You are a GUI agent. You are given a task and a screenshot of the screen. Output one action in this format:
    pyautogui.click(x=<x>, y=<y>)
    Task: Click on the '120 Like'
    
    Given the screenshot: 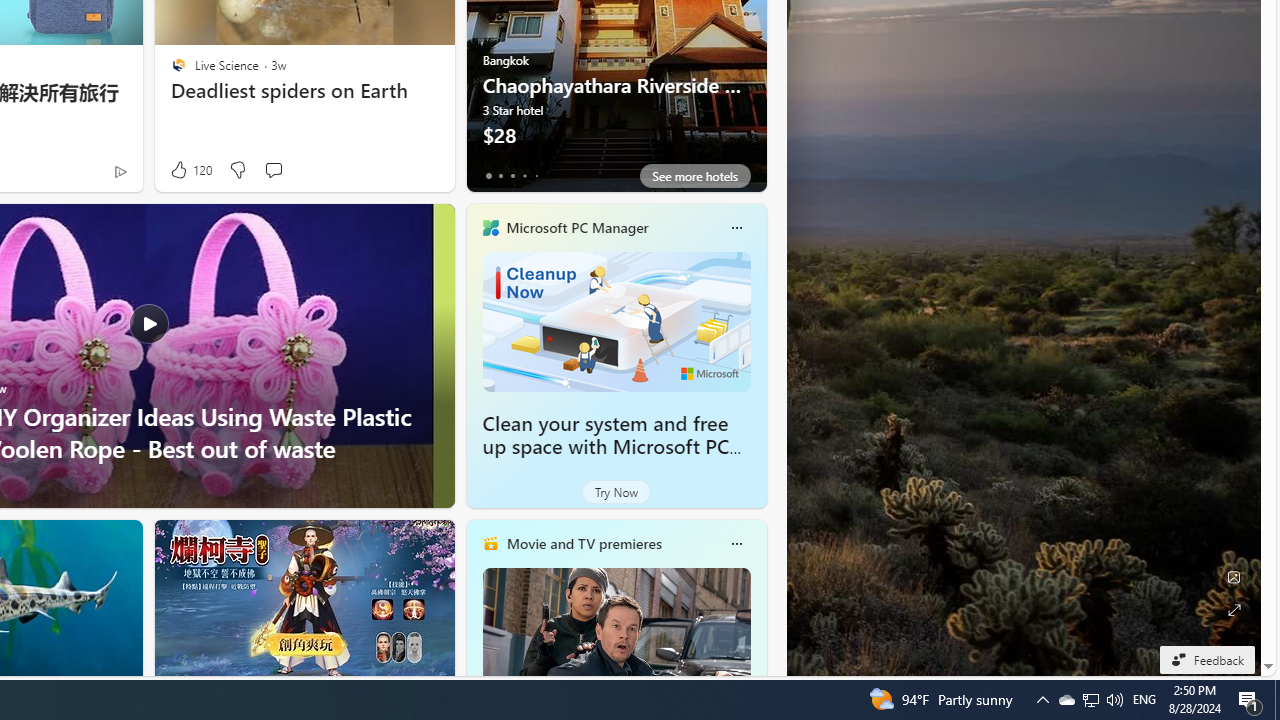 What is the action you would take?
    pyautogui.click(x=190, y=169)
    